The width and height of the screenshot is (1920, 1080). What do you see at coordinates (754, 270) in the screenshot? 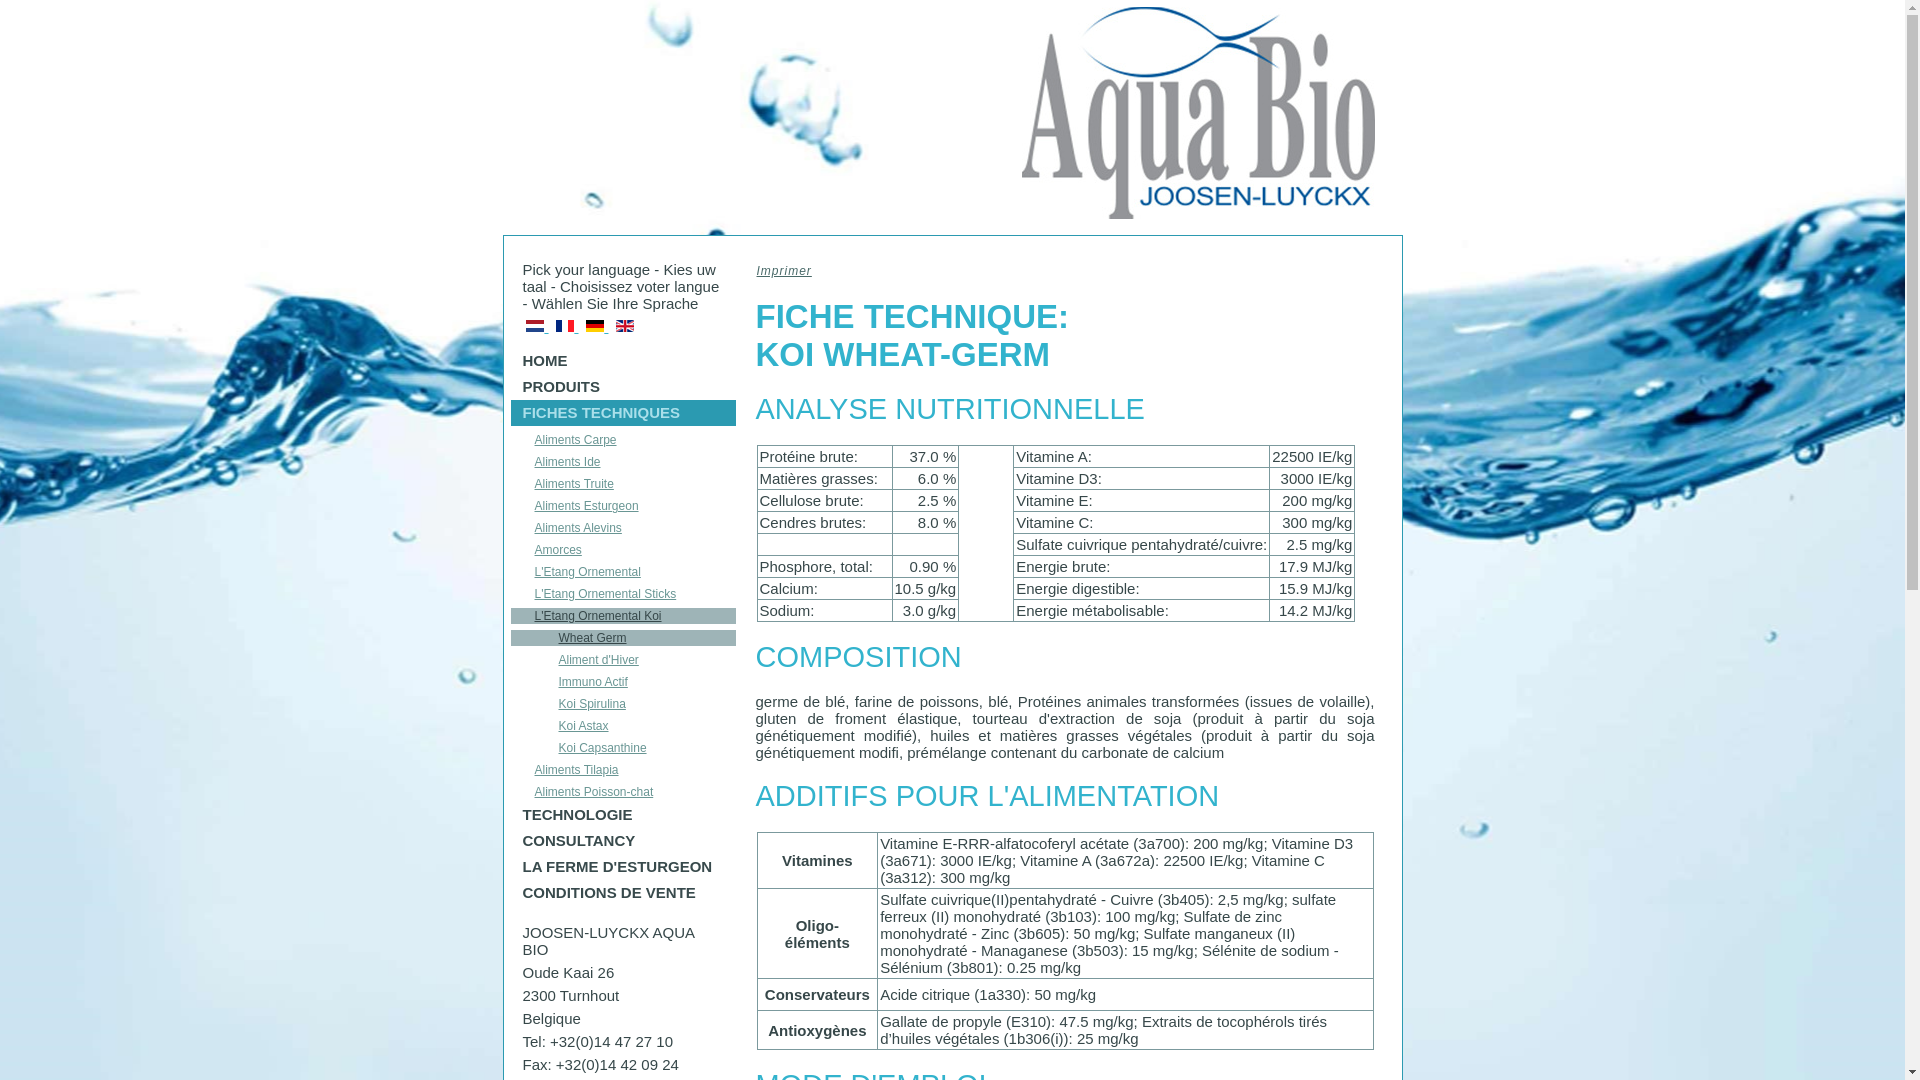
I see `'Imprimer'` at bounding box center [754, 270].